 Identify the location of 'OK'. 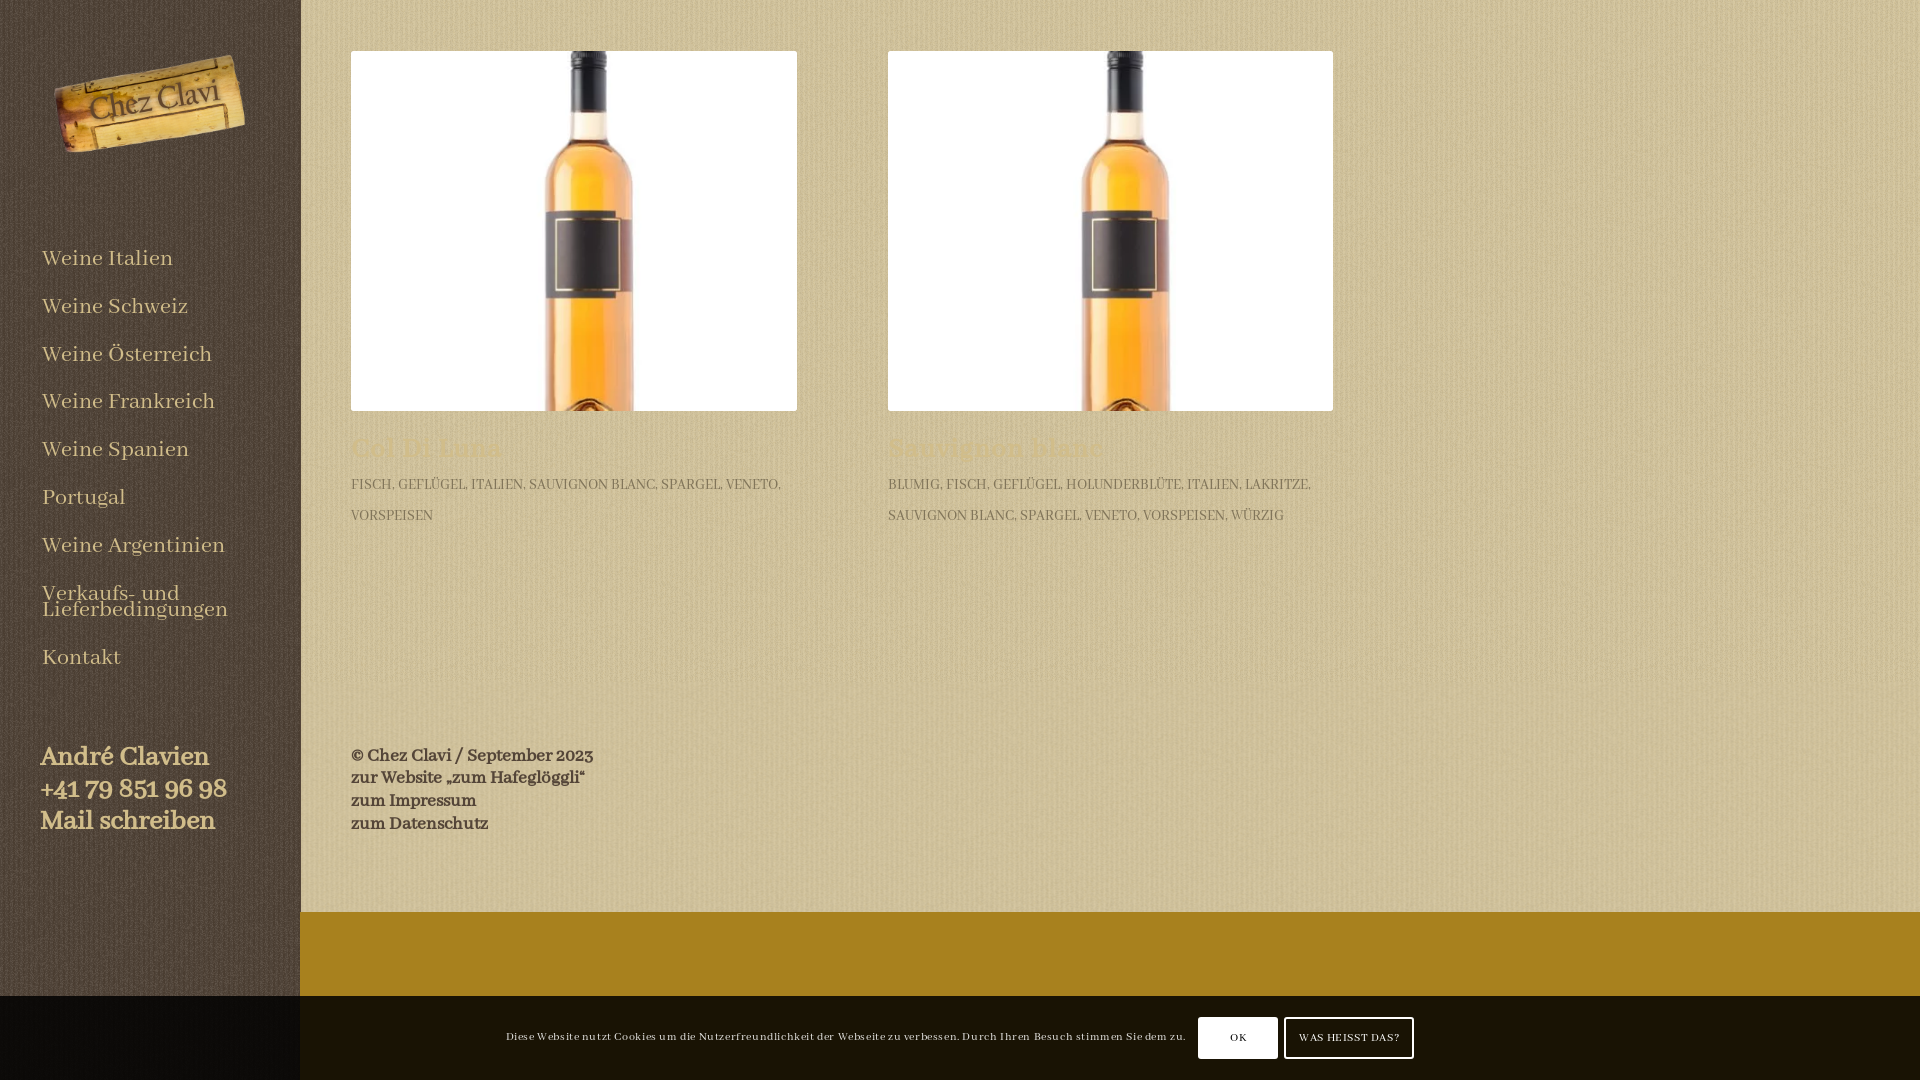
(1237, 1036).